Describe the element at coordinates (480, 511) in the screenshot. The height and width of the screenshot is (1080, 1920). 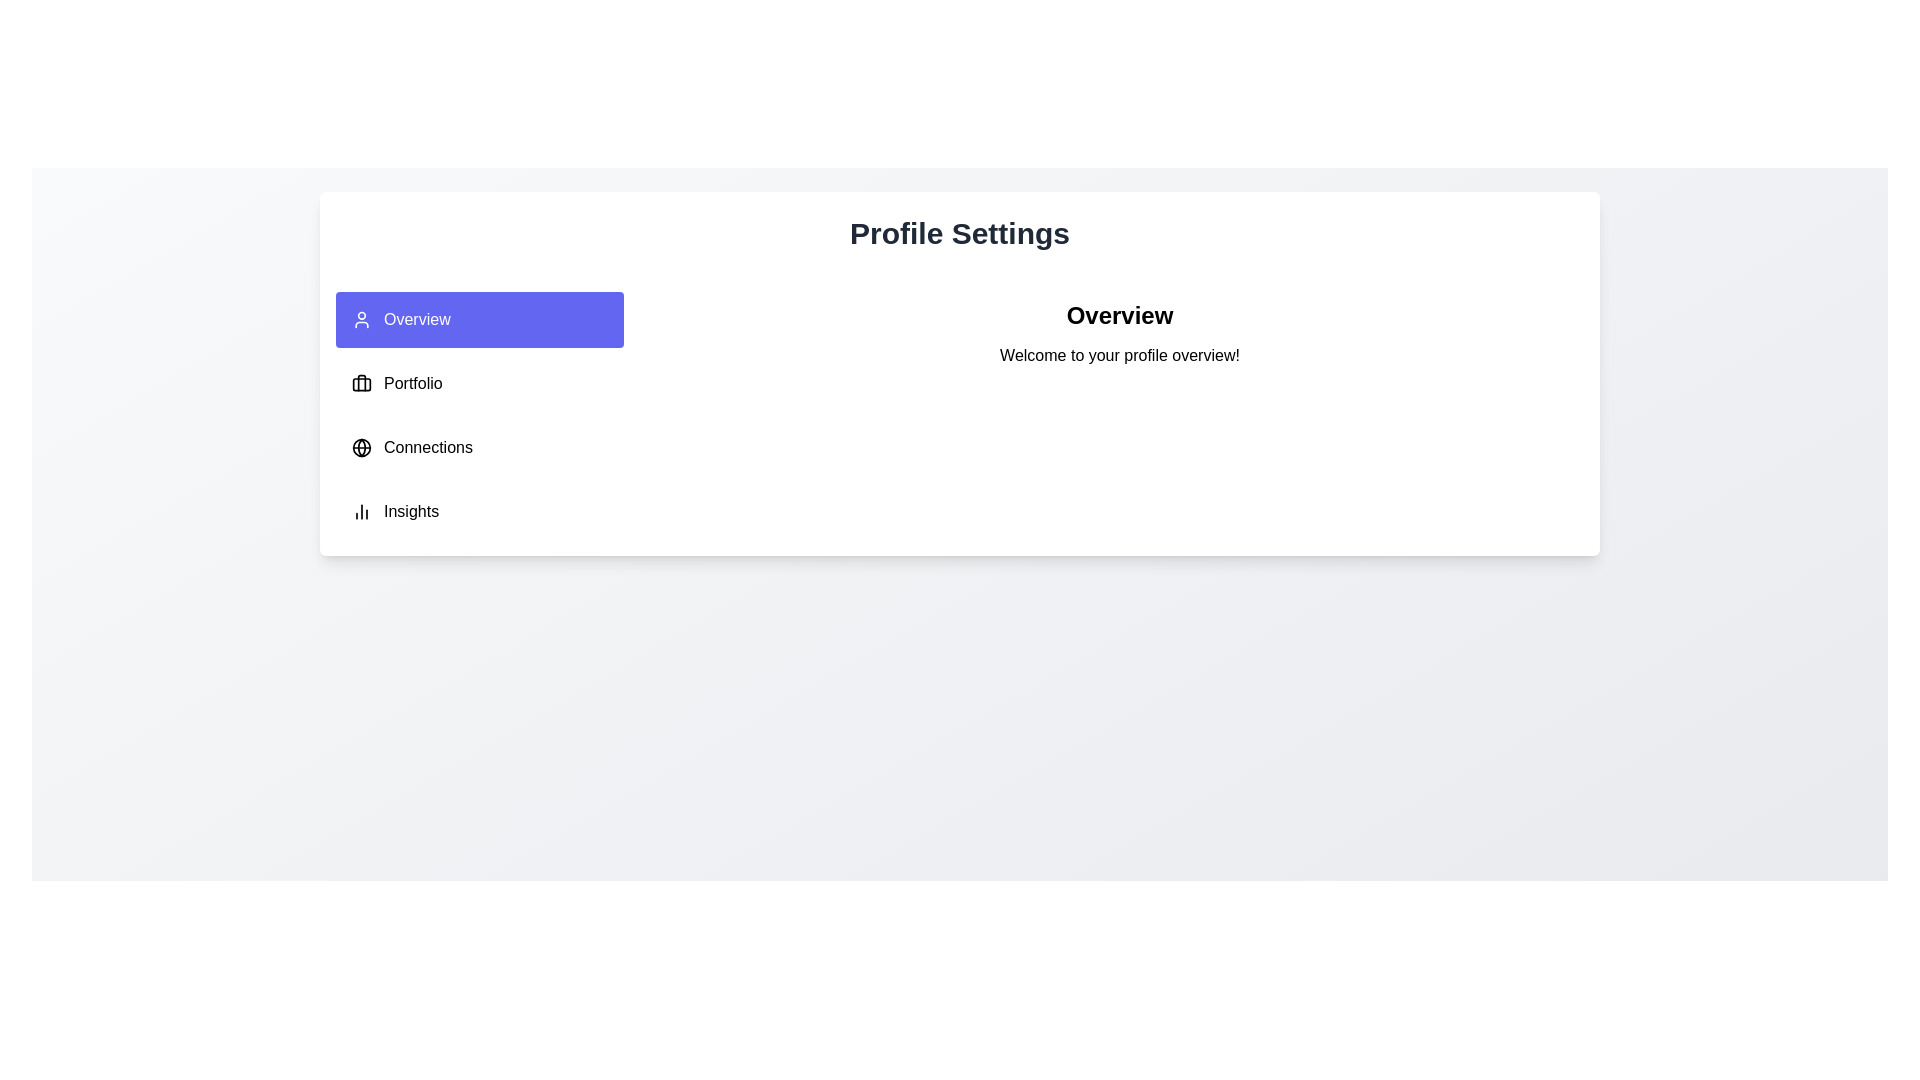
I see `the tab labeled Insights in the navigation menu` at that location.